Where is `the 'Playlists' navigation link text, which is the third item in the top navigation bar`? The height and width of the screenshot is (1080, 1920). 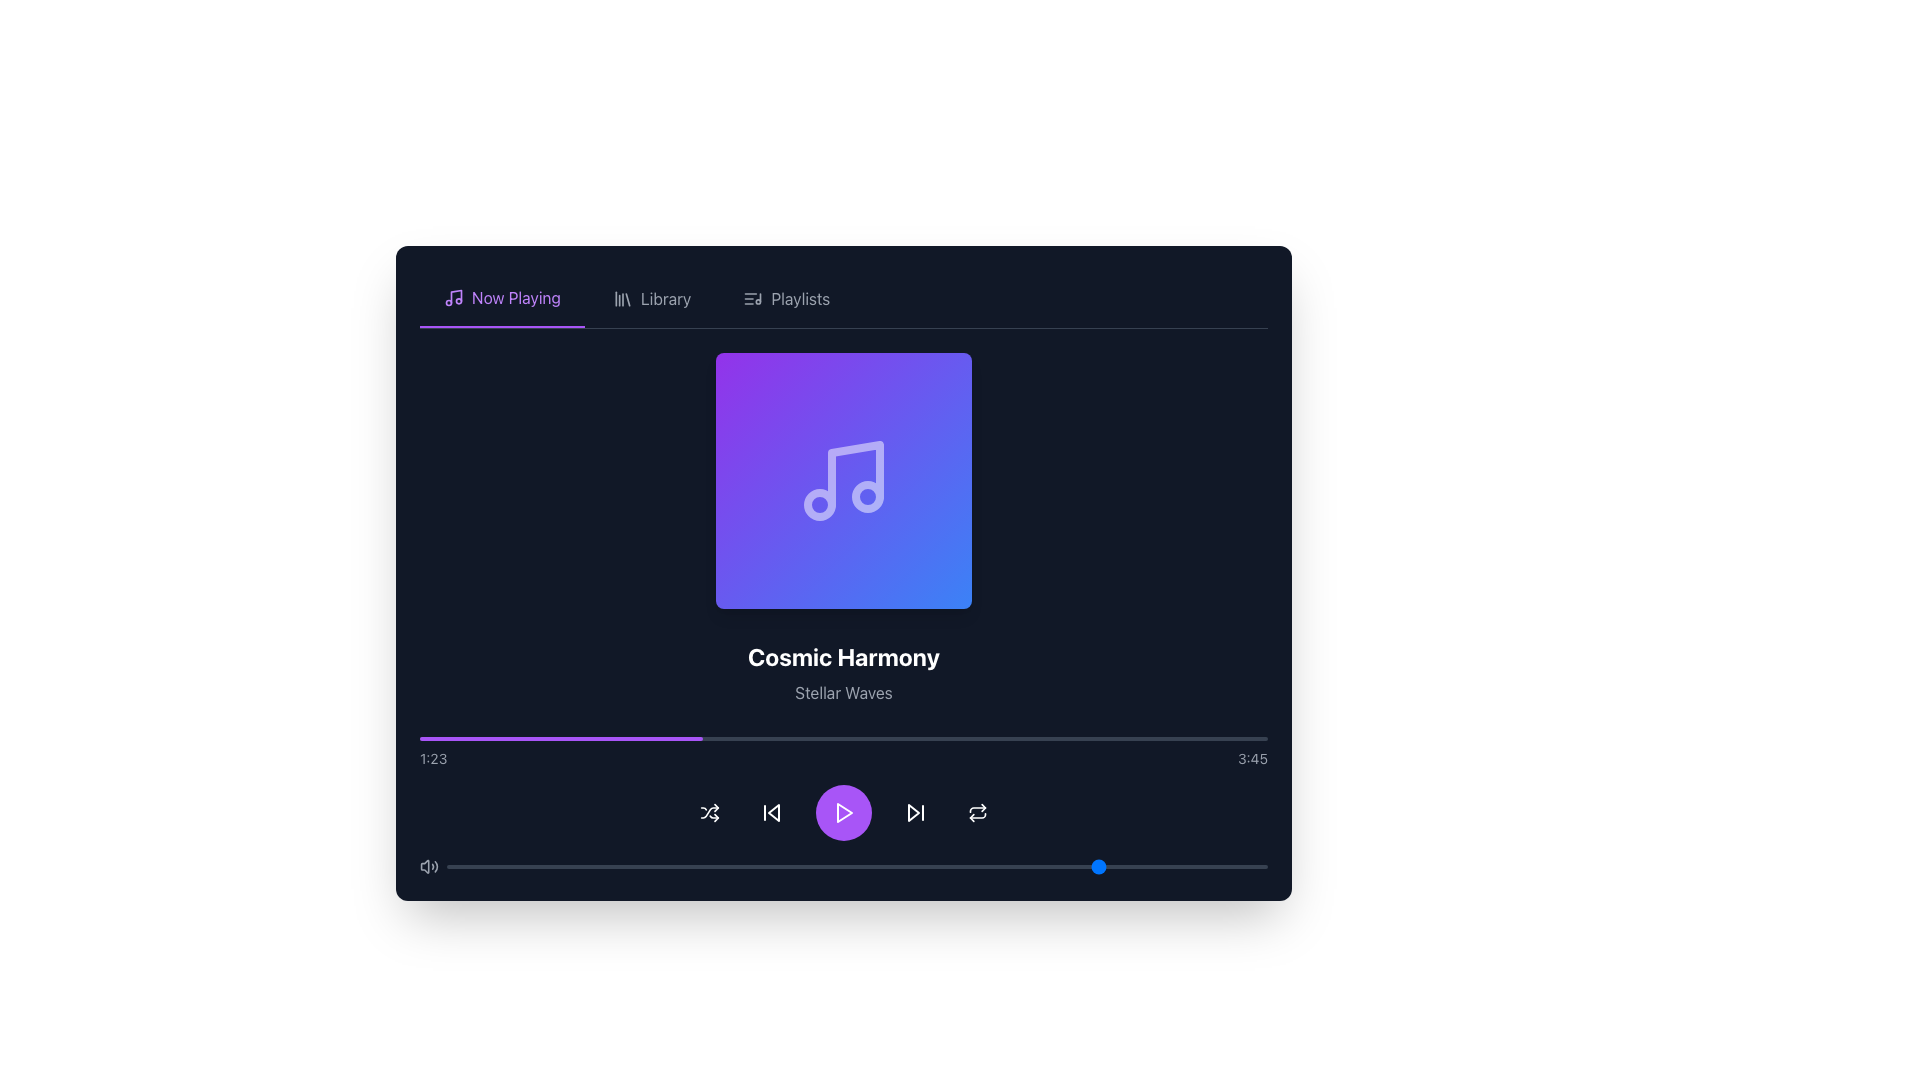 the 'Playlists' navigation link text, which is the third item in the top navigation bar is located at coordinates (800, 299).